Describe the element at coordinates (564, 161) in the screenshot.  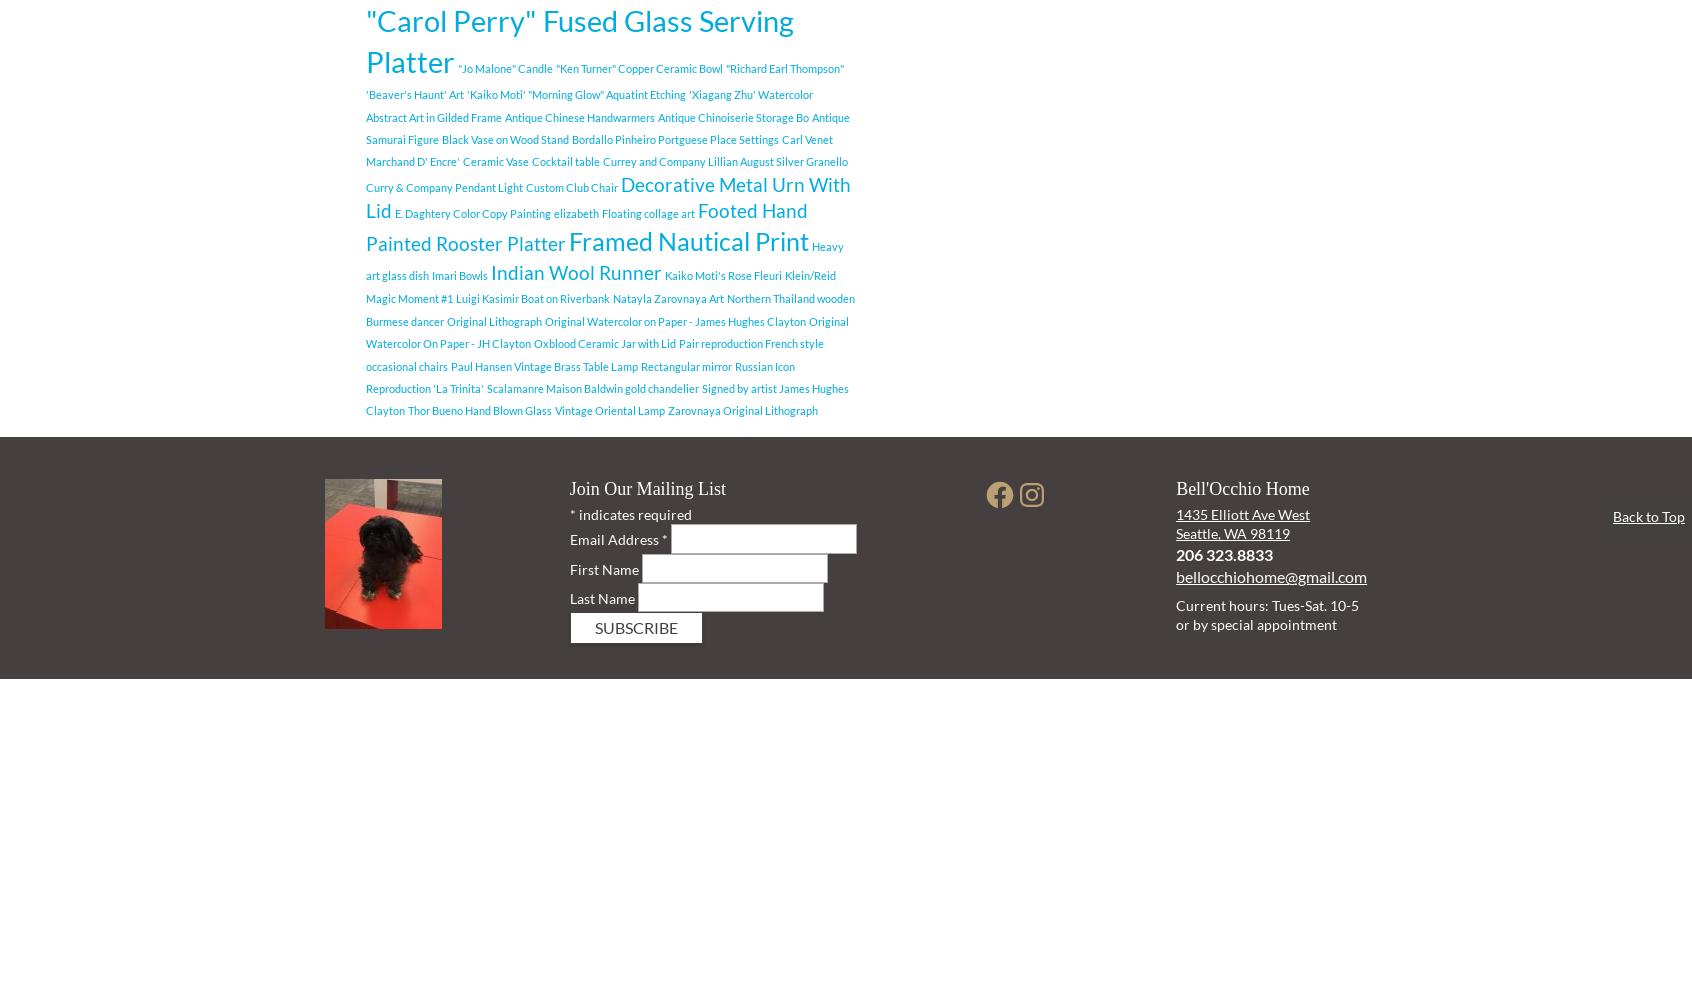
I see `'Cocktail table'` at that location.